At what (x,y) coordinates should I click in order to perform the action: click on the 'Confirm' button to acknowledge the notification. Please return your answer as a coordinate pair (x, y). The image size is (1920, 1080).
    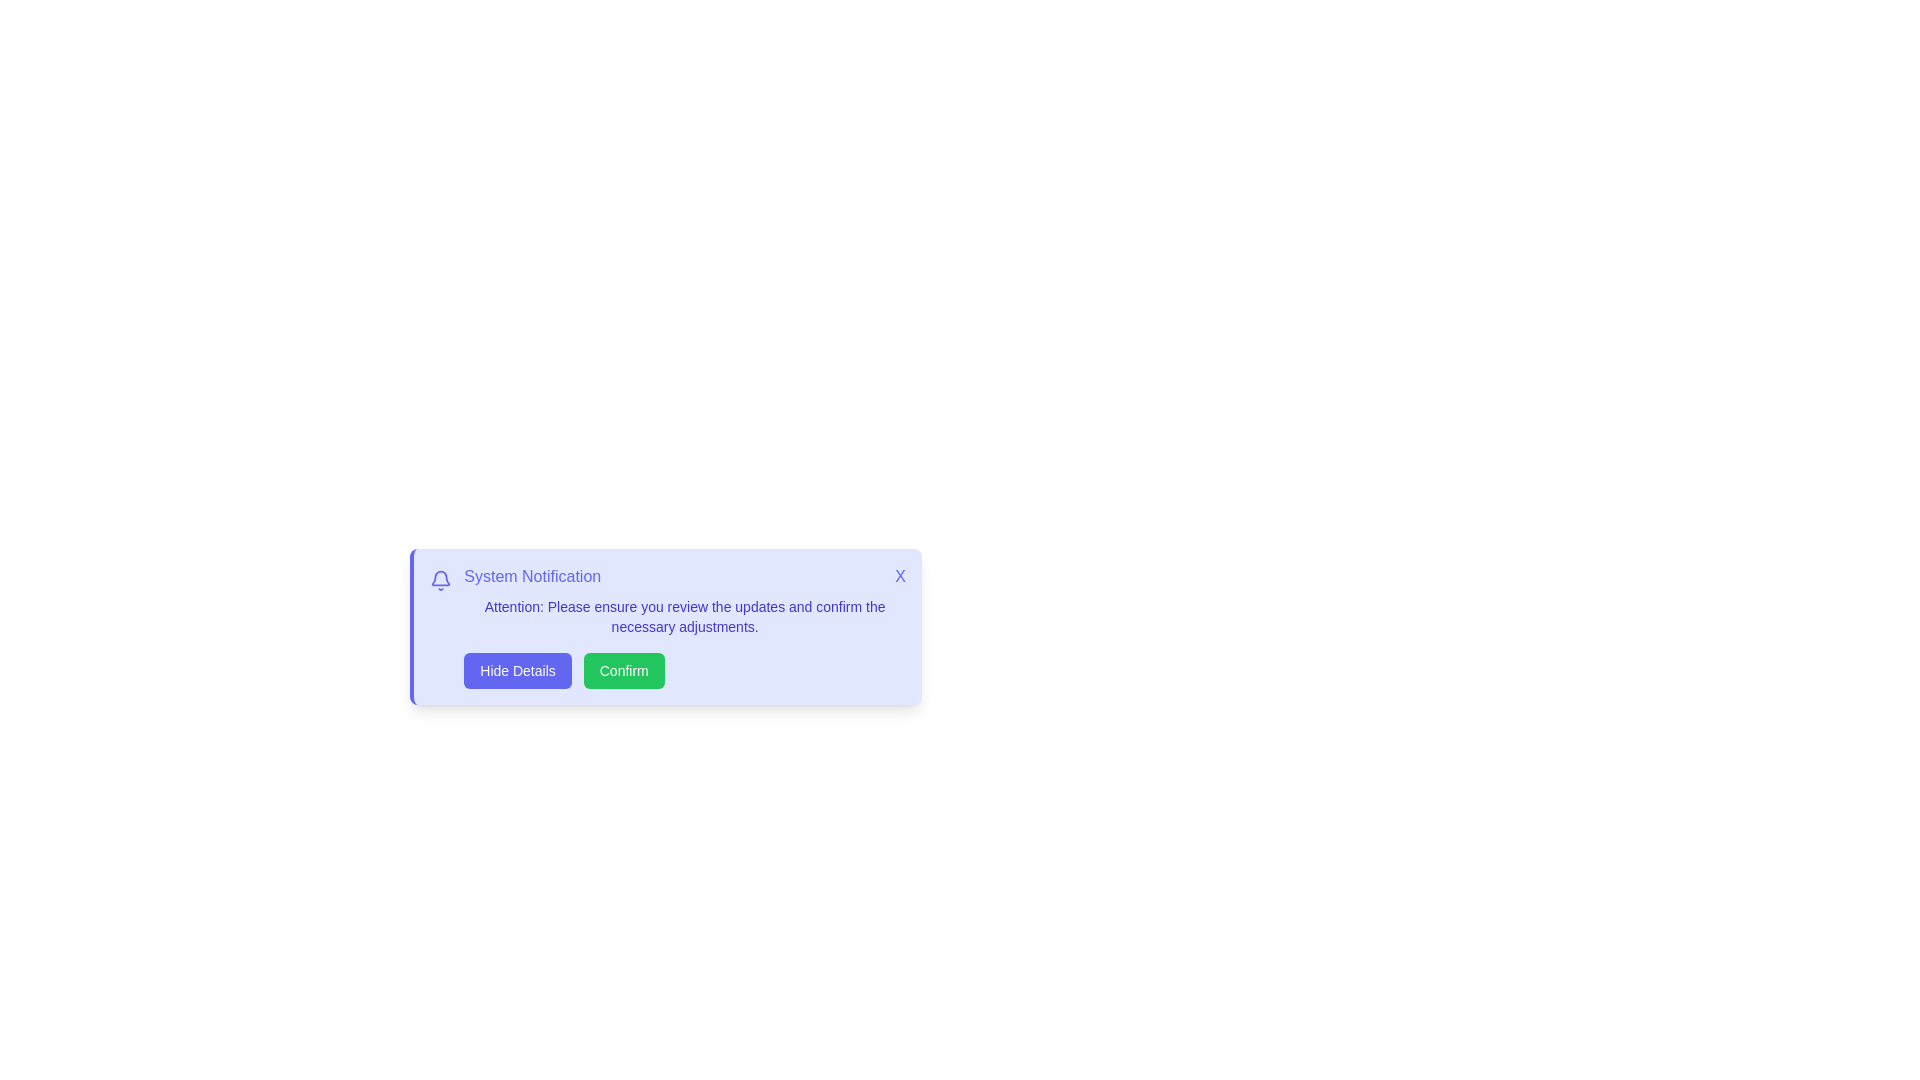
    Looking at the image, I should click on (623, 671).